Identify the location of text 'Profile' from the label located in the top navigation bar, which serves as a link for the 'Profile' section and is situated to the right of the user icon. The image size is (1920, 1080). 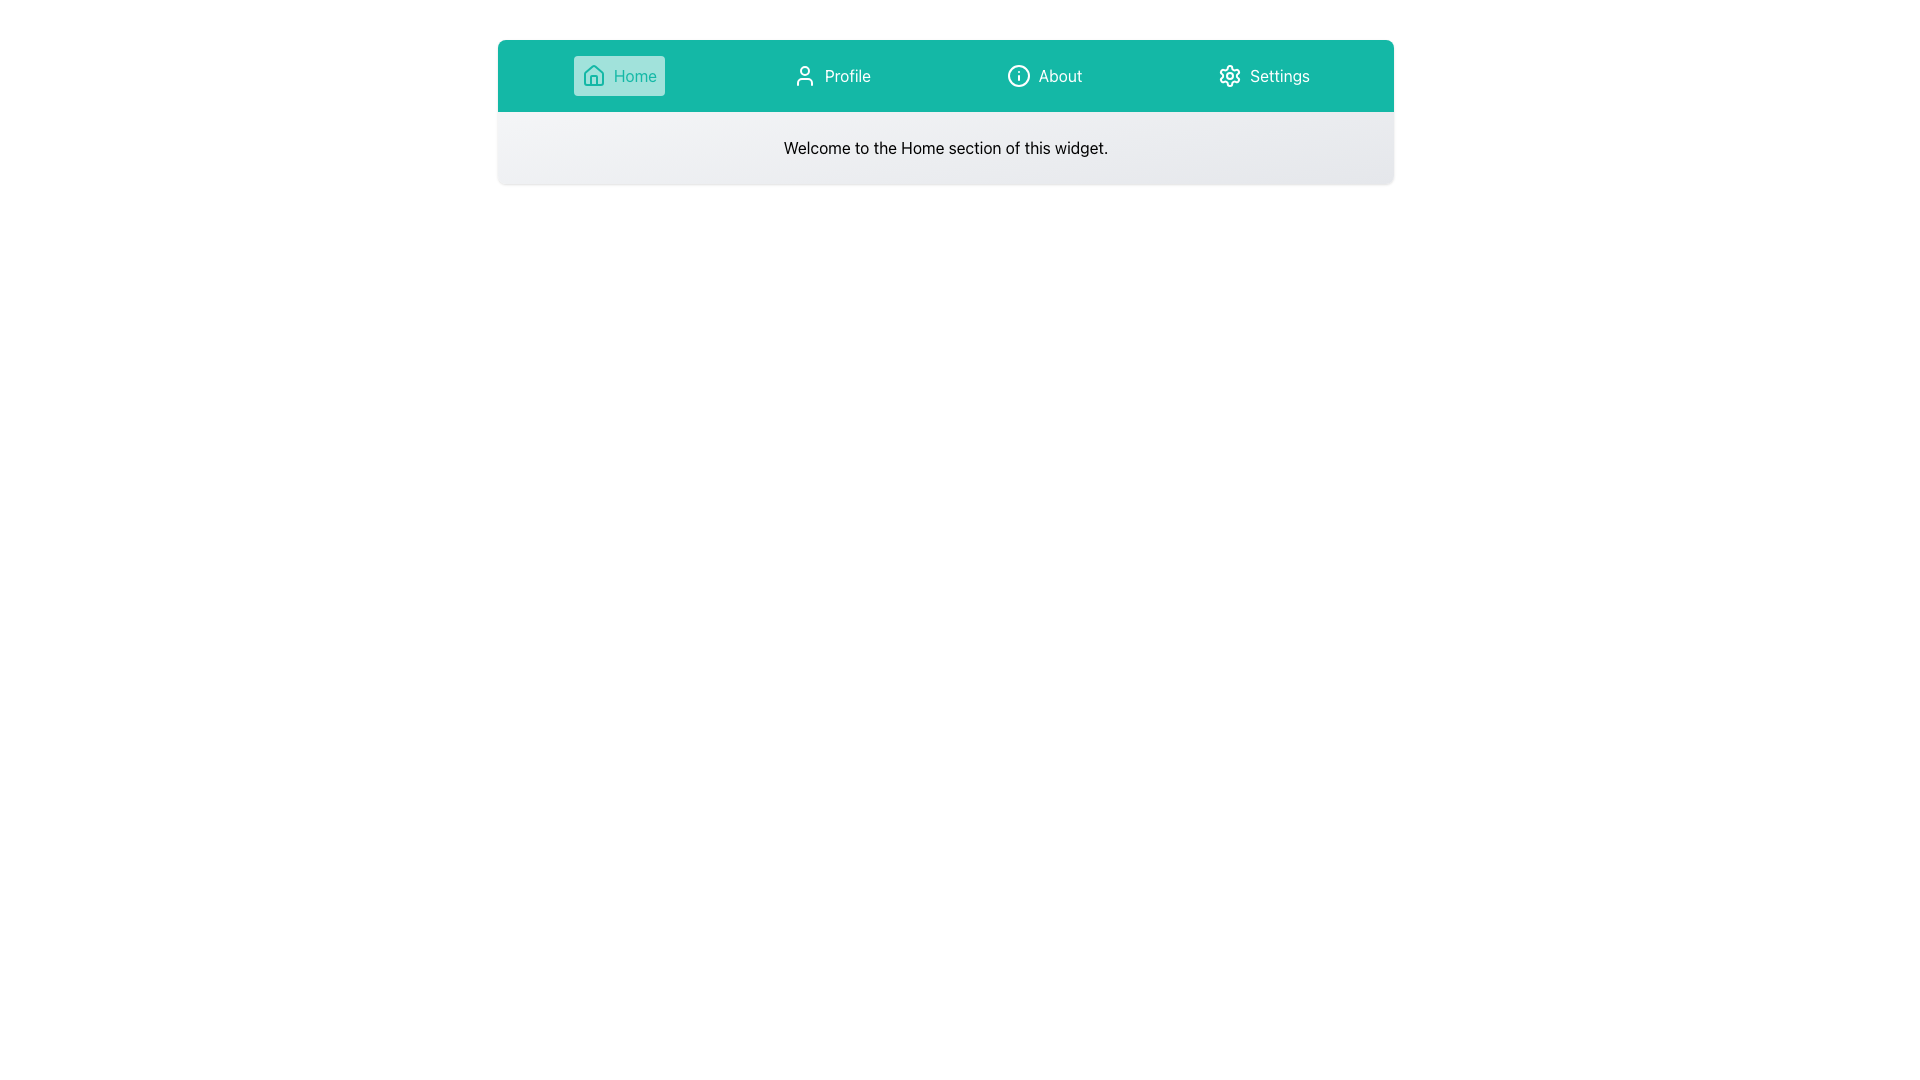
(847, 75).